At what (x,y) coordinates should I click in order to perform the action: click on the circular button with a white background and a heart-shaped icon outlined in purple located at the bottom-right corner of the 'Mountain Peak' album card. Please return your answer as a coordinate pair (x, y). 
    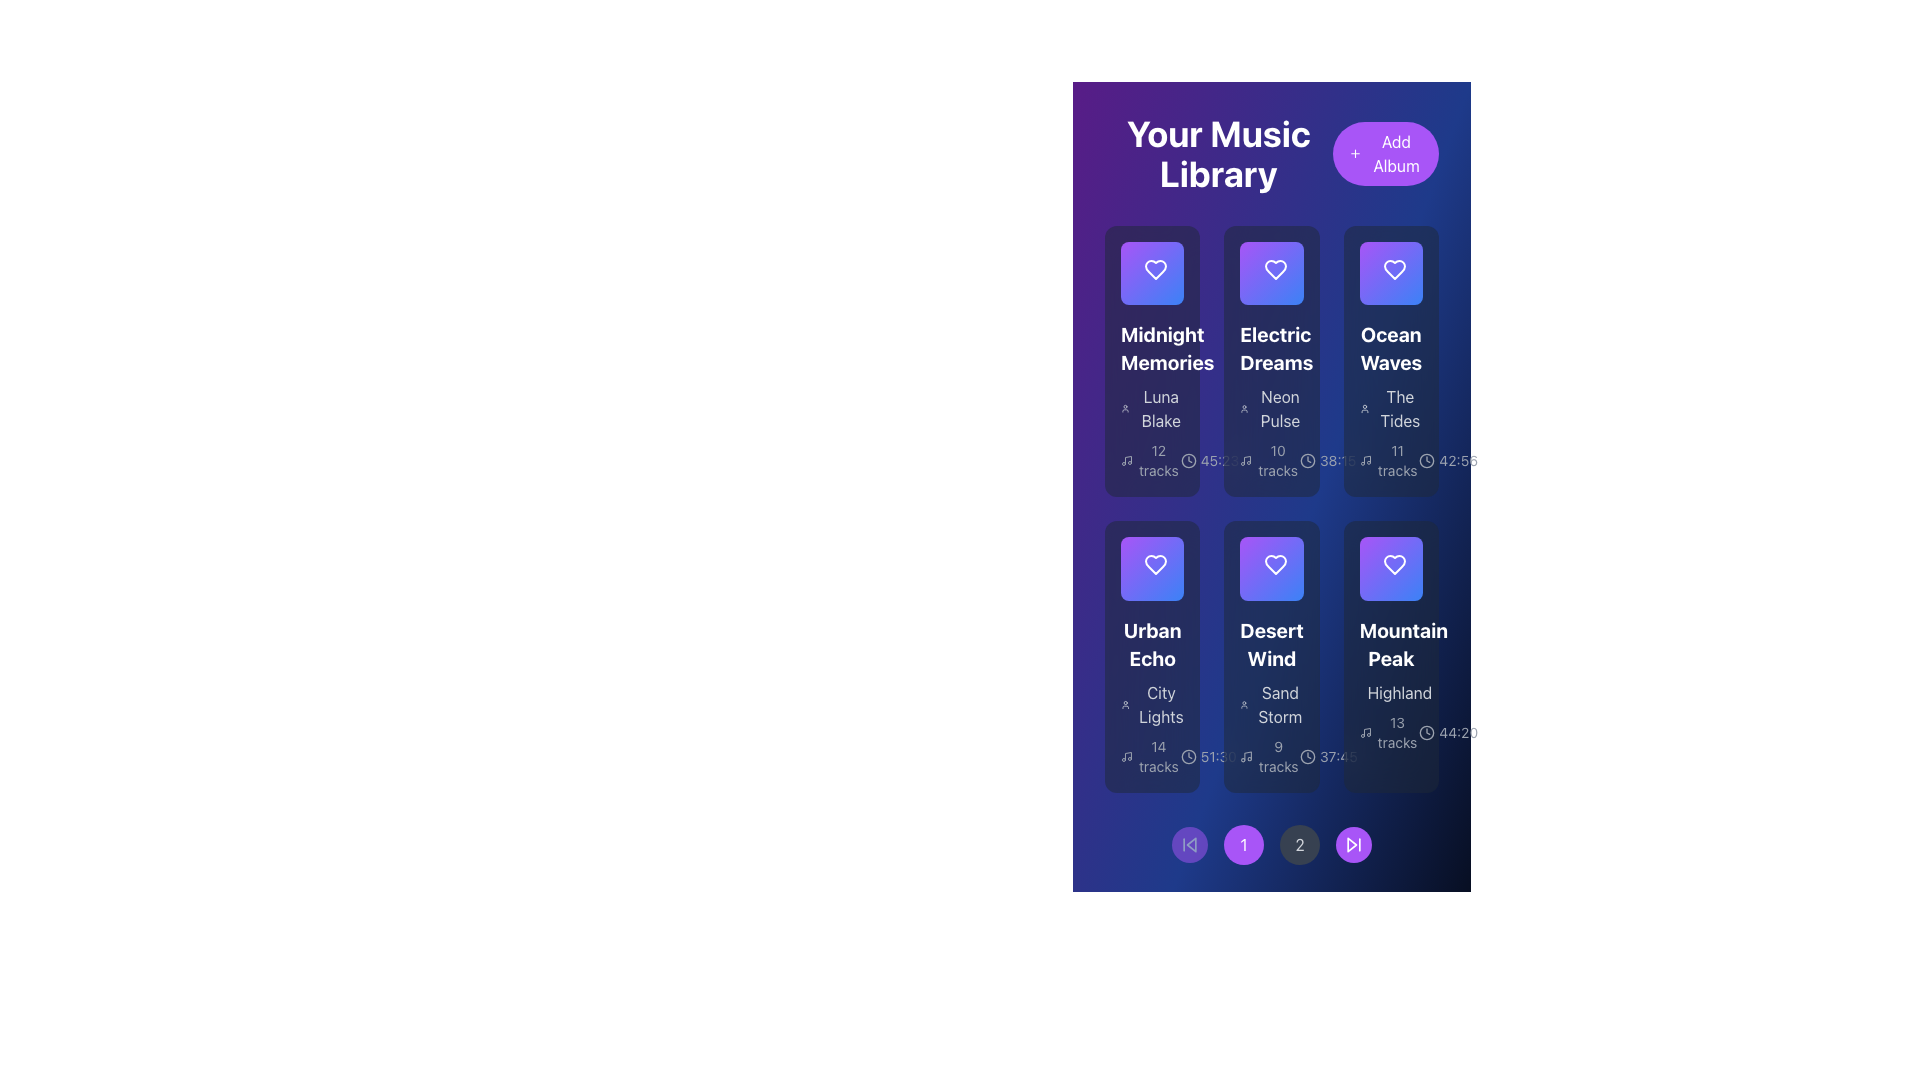
    Looking at the image, I should click on (1390, 569).